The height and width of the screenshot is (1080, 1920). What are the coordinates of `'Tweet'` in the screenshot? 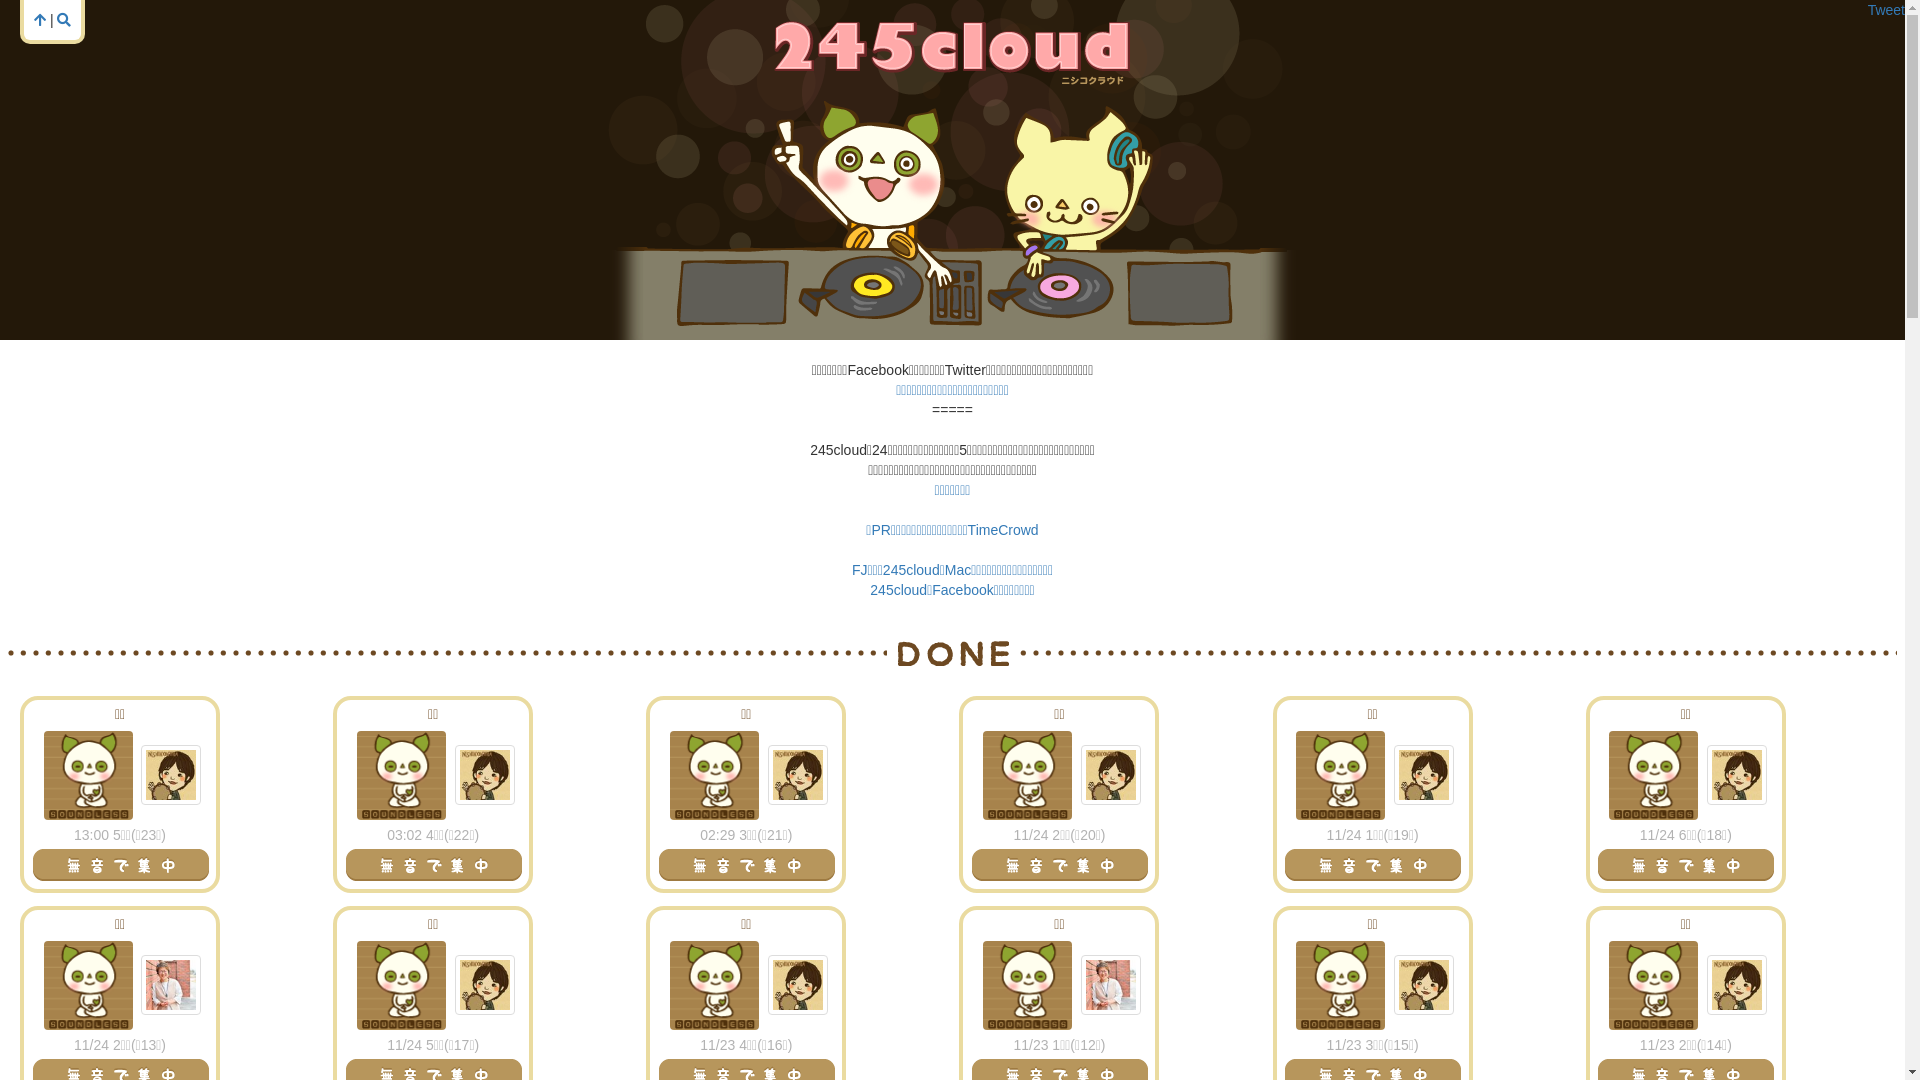 It's located at (1885, 10).